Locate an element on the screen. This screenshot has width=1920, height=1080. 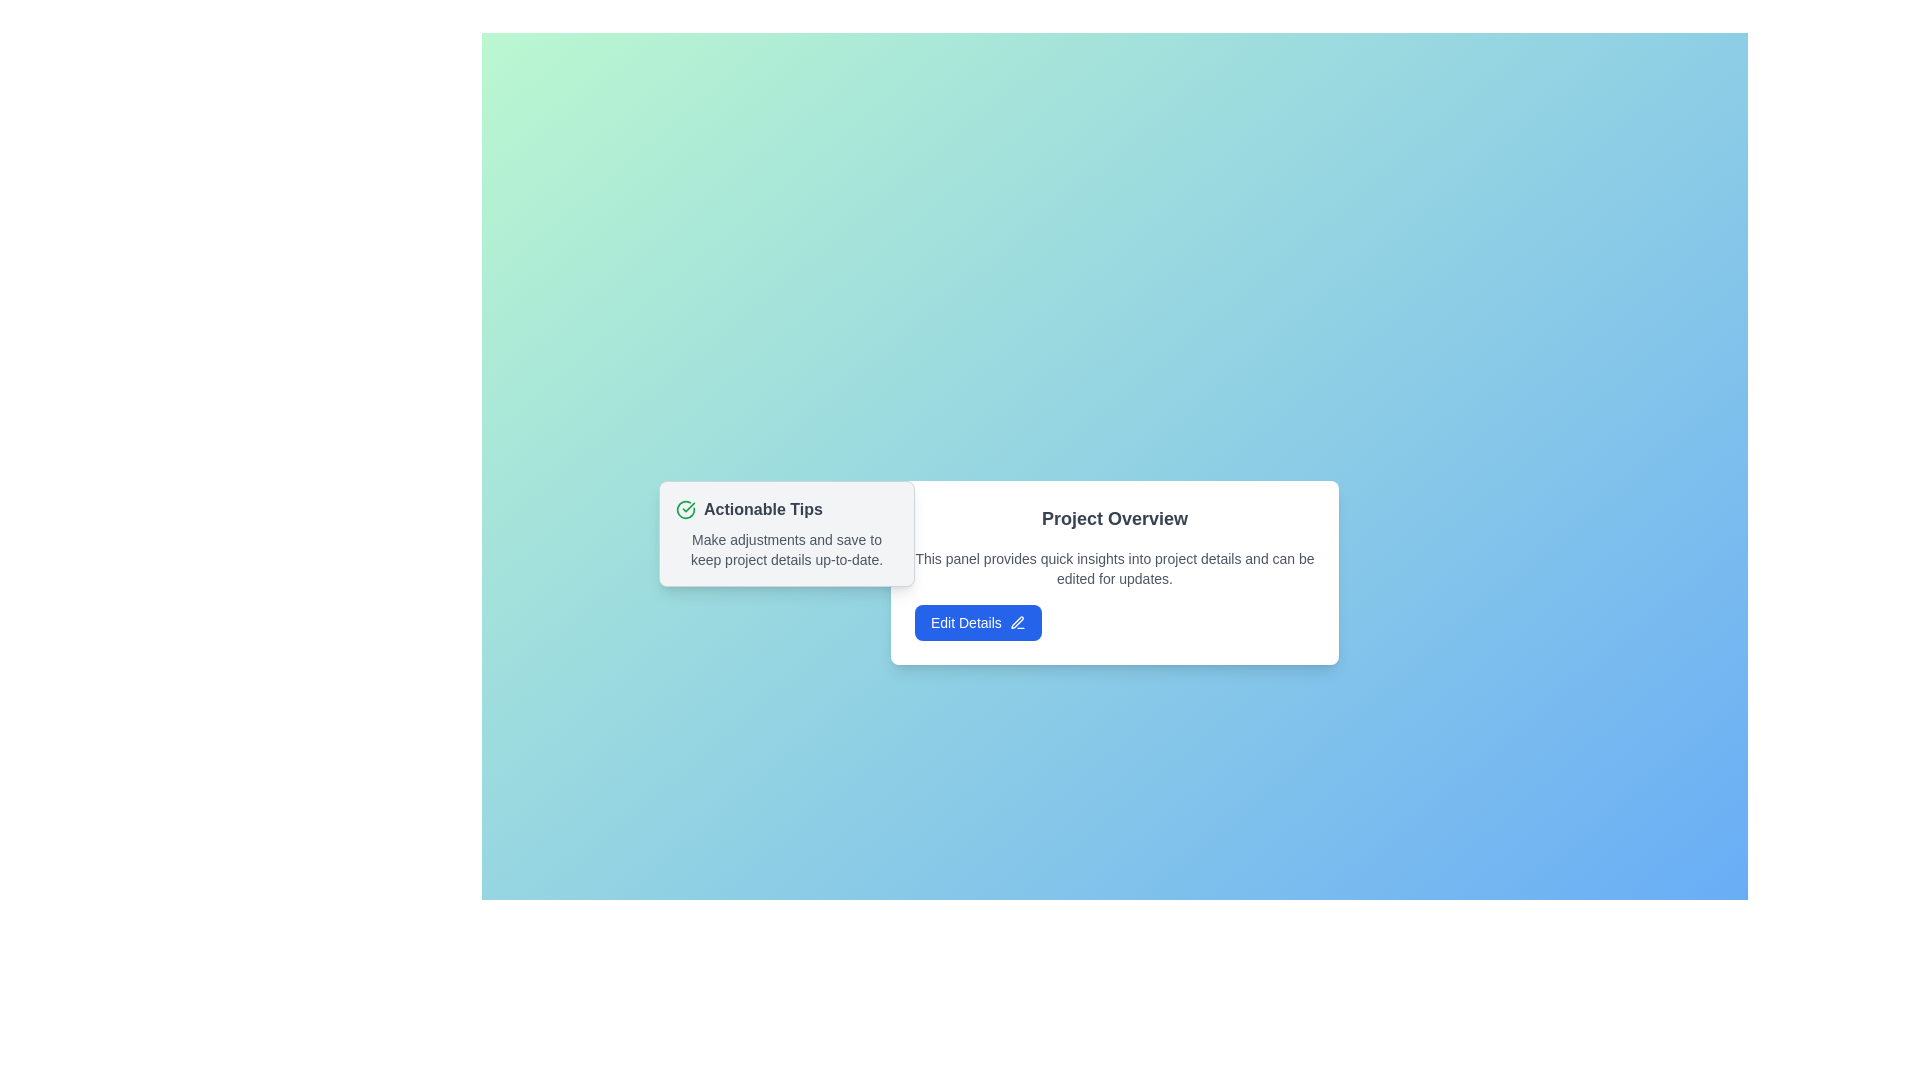
the text display containing the message 'This panel provides quick insights into project details and can be edited for updates.' which is styled in light gray and positioned below the 'Project Overview' heading is located at coordinates (1113, 569).